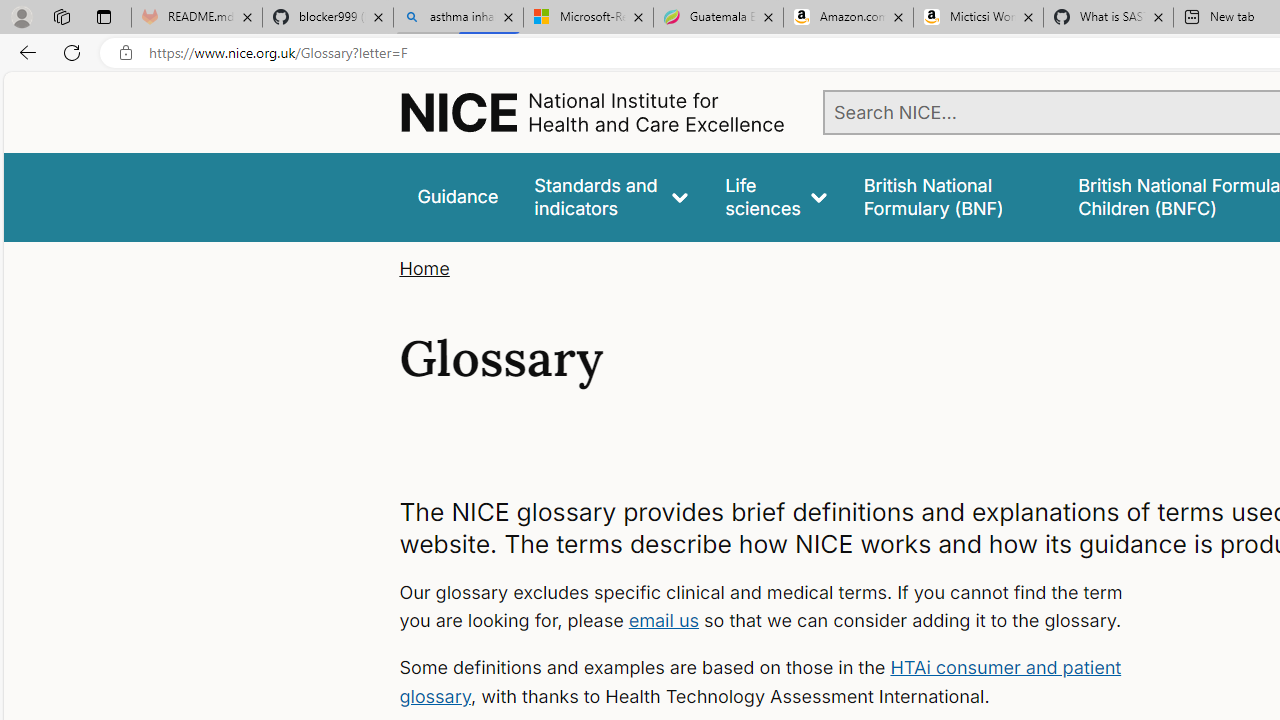  I want to click on 'email us', so click(664, 620).